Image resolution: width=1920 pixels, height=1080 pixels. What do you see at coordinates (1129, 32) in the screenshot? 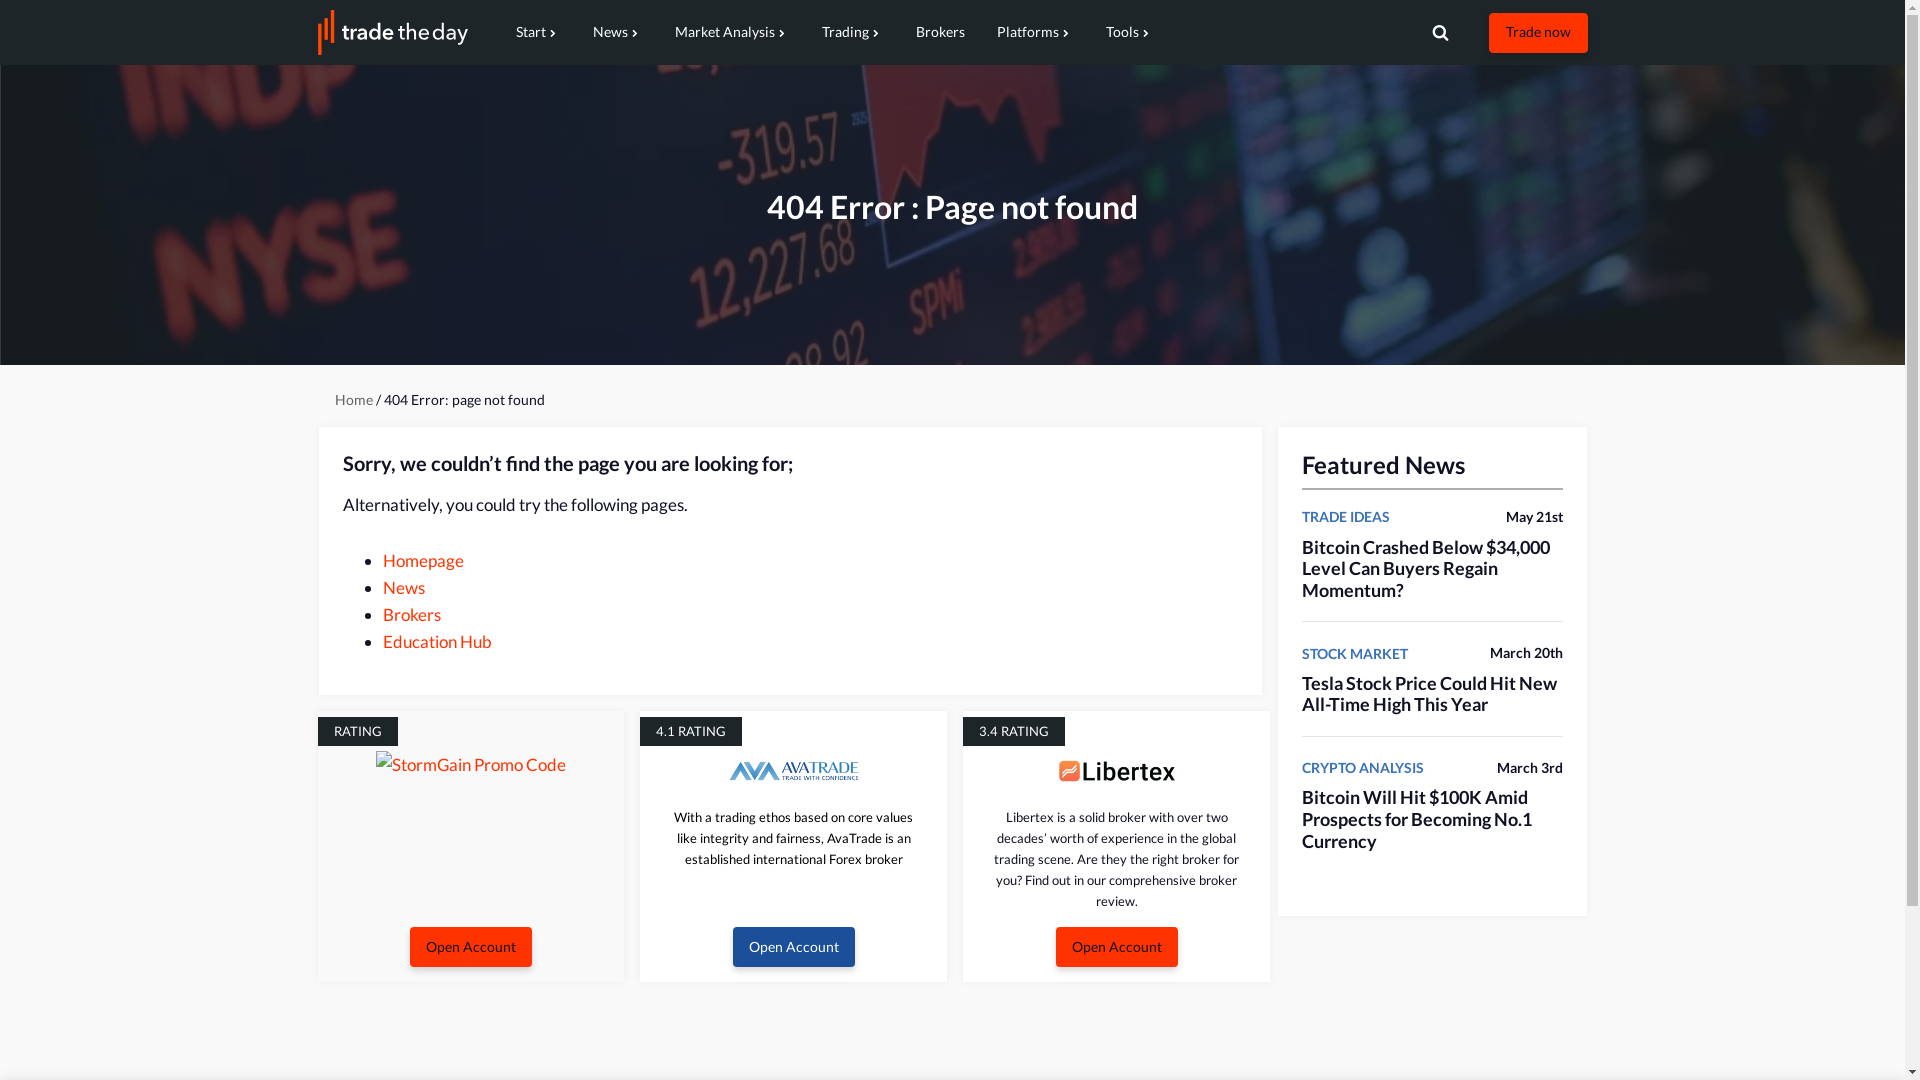
I see `'Tools'` at bounding box center [1129, 32].